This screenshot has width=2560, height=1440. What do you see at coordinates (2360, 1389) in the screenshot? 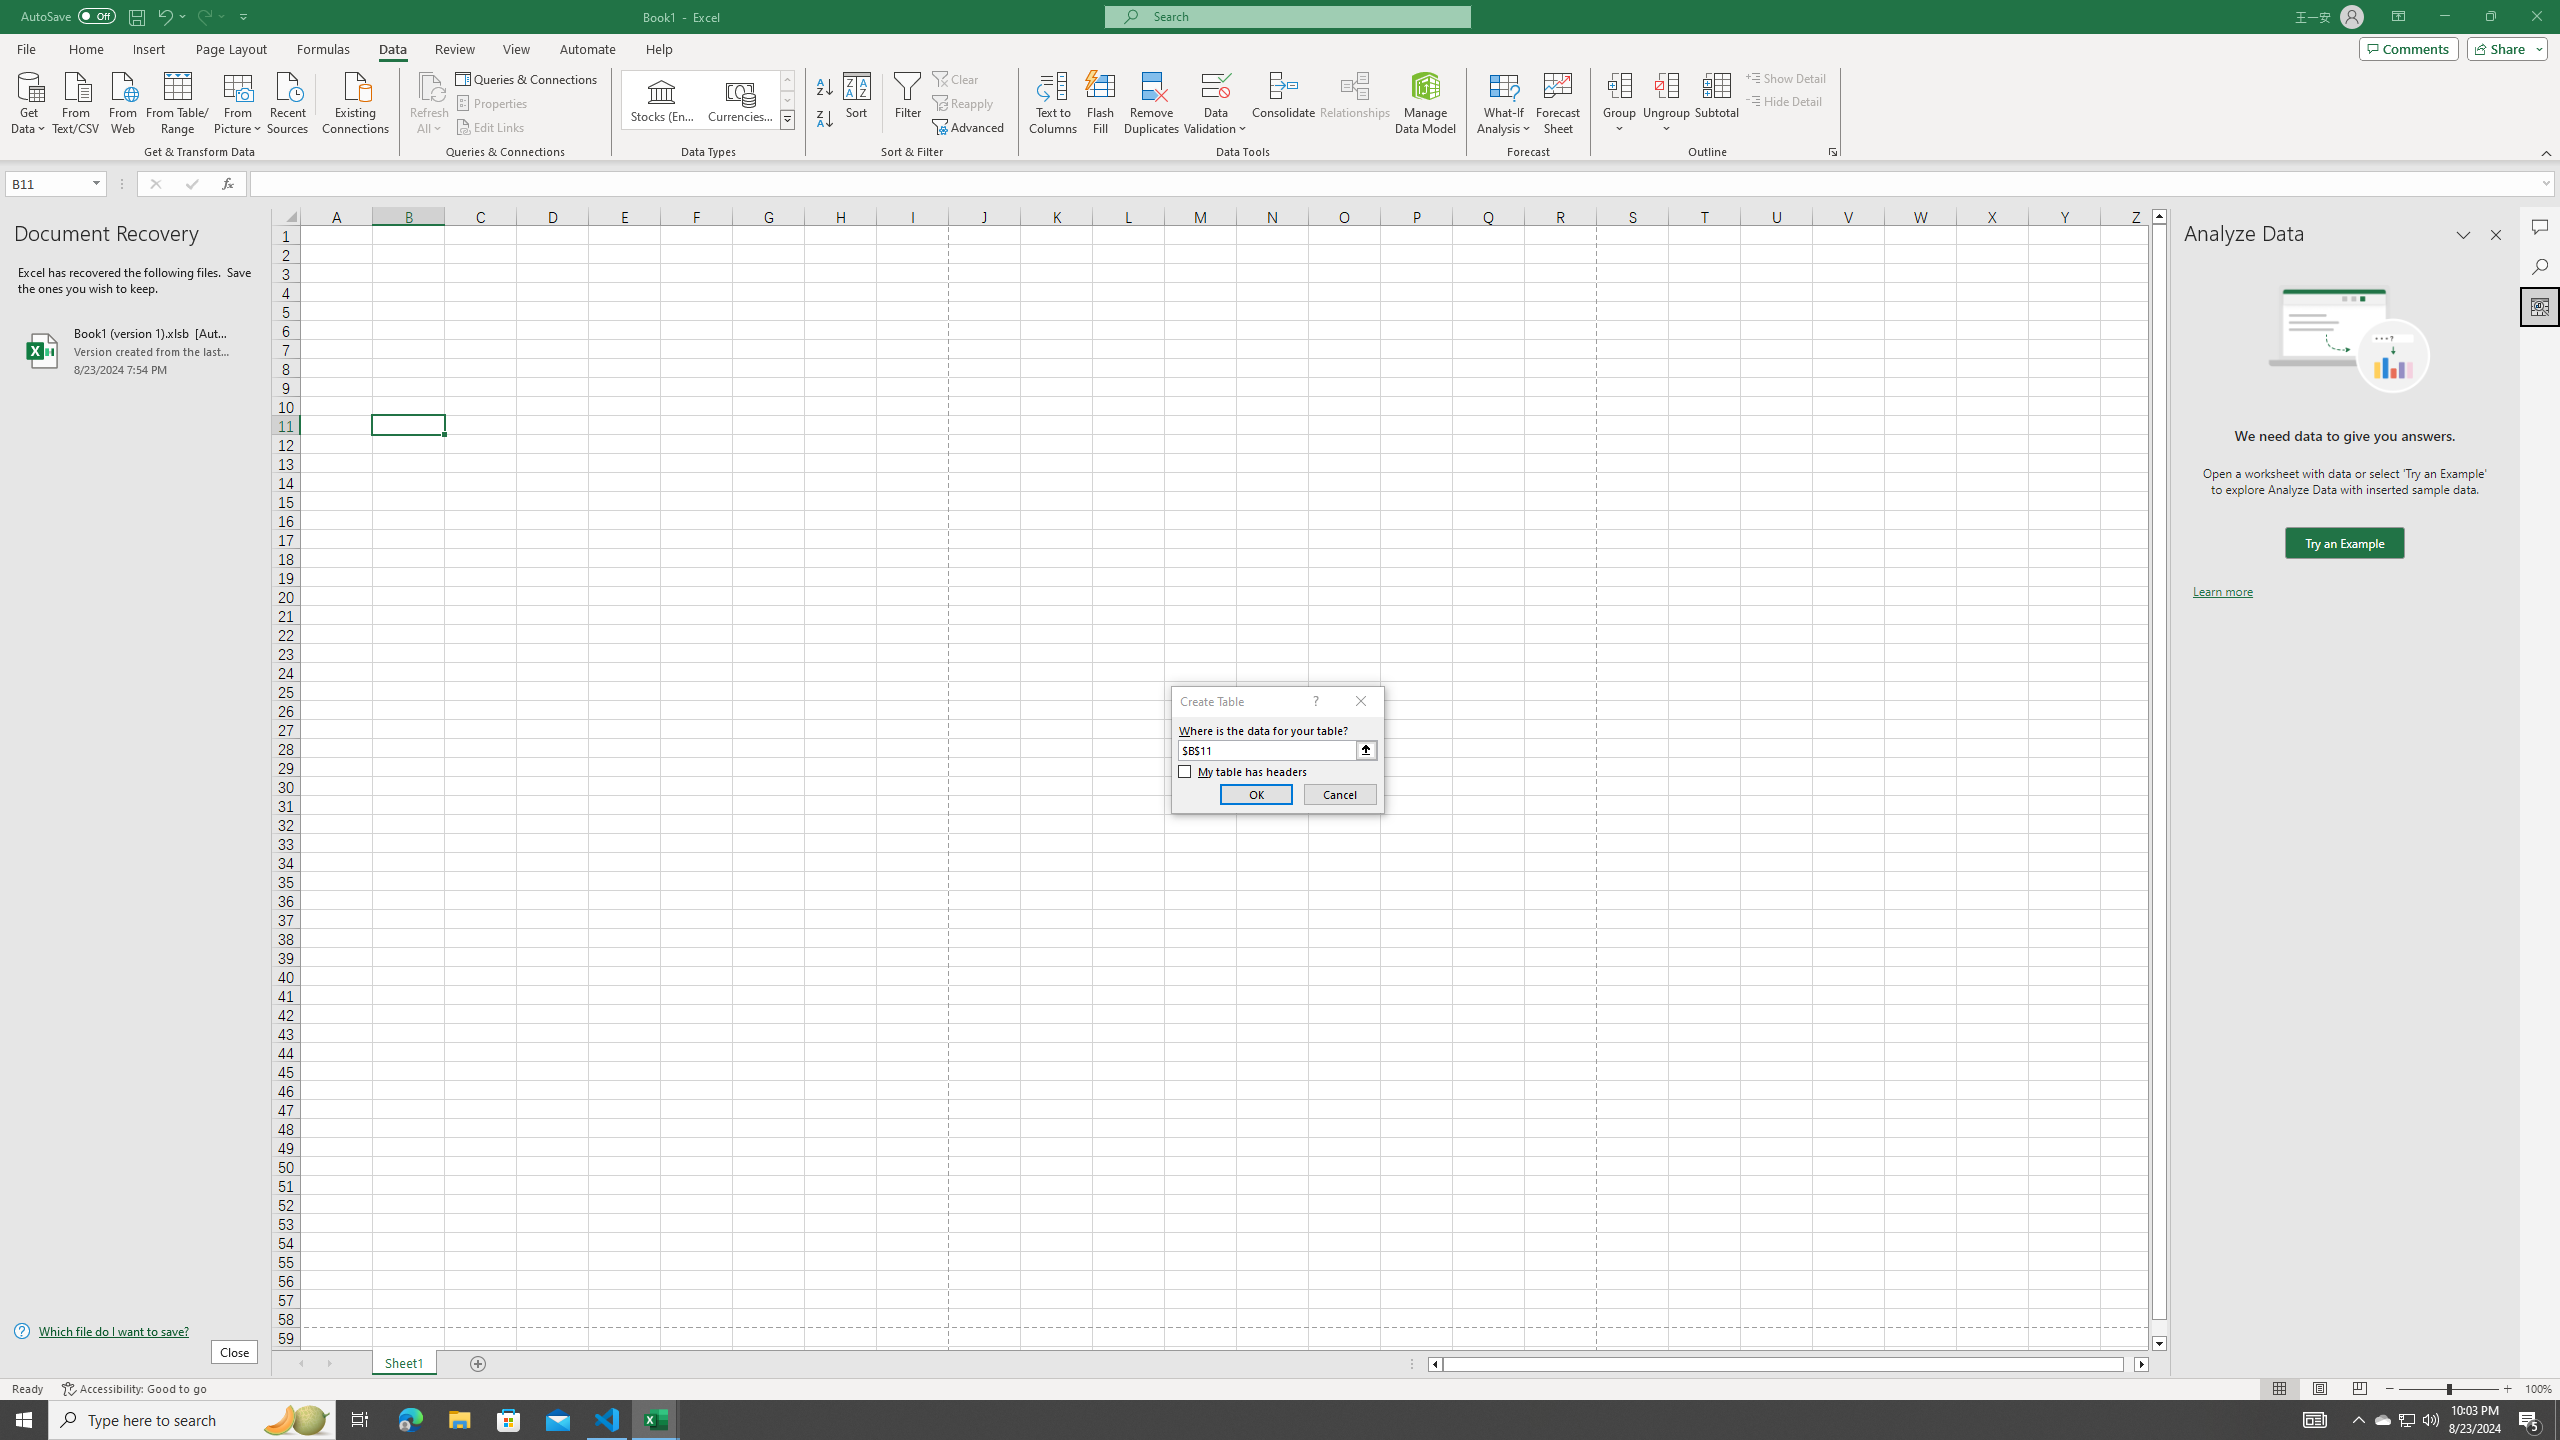
I see `'Page Break Preview'` at bounding box center [2360, 1389].